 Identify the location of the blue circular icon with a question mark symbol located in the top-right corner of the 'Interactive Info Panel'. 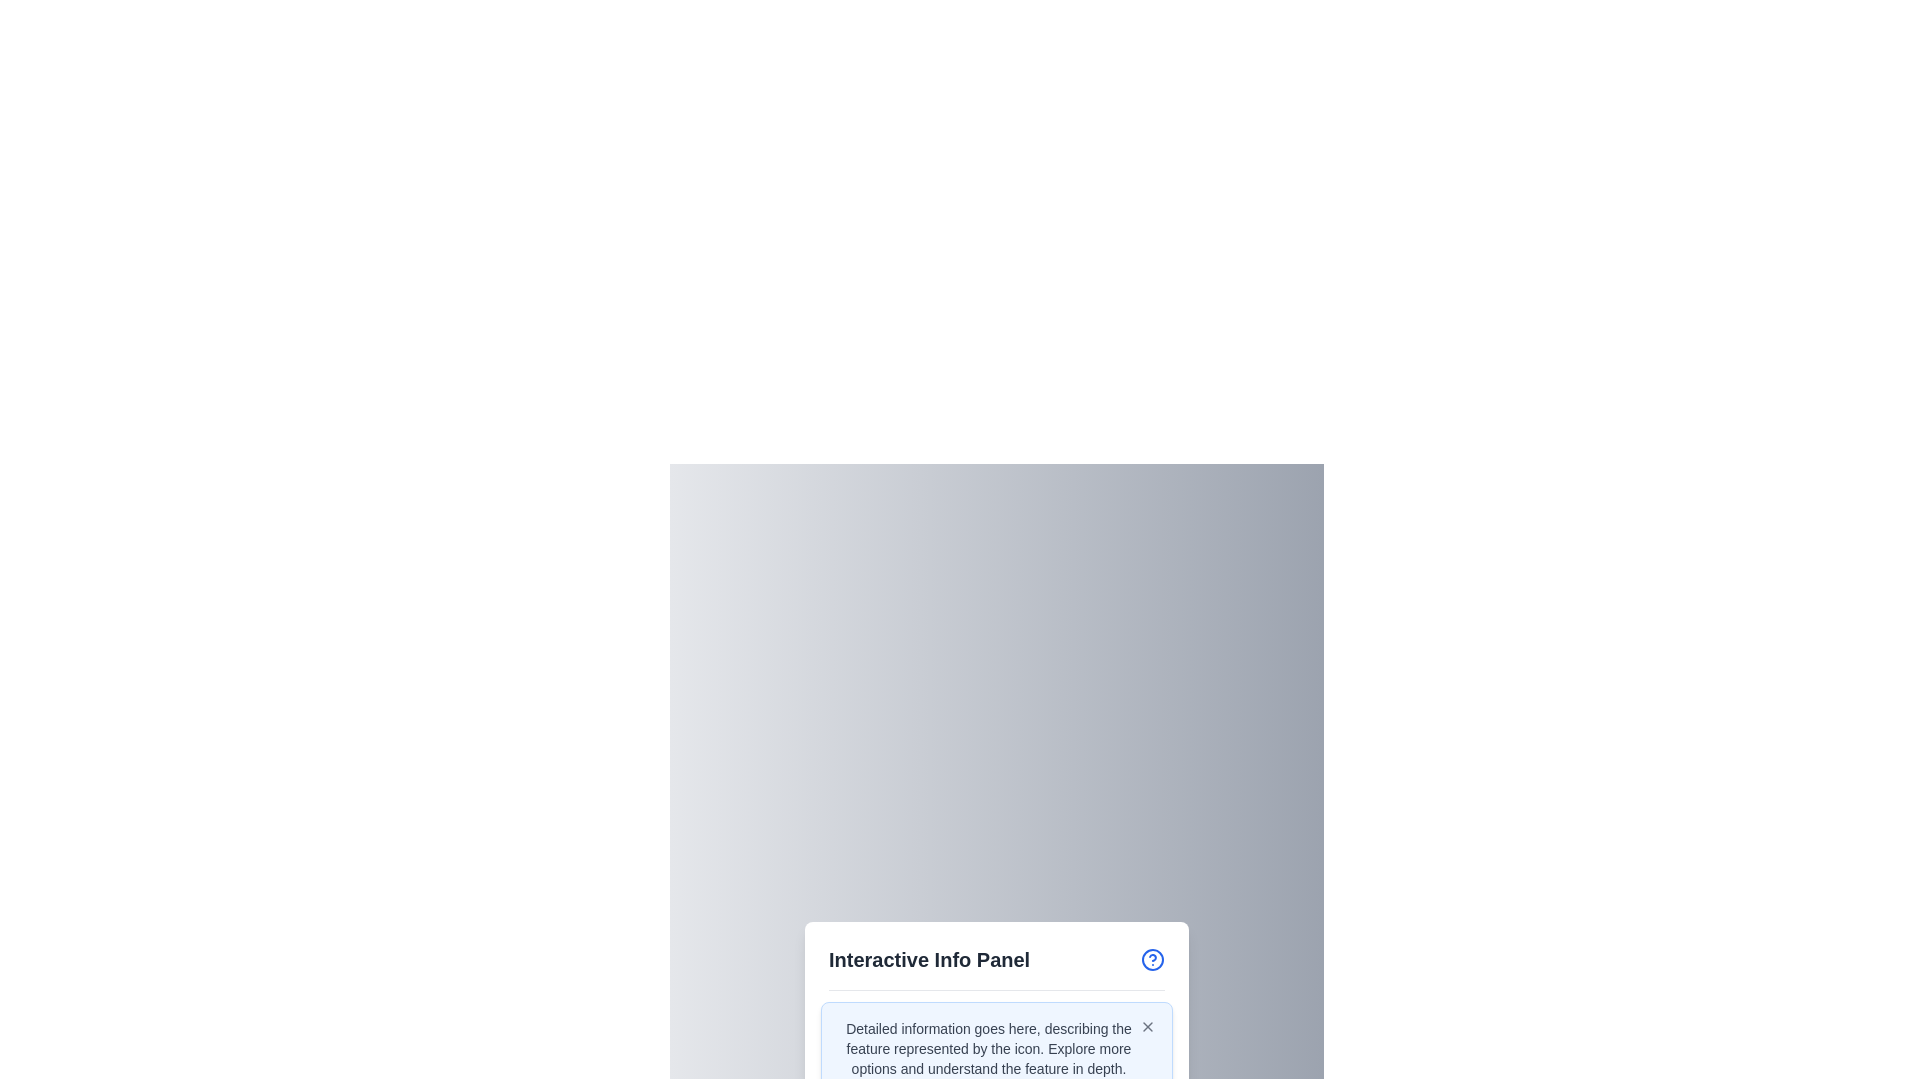
(1152, 958).